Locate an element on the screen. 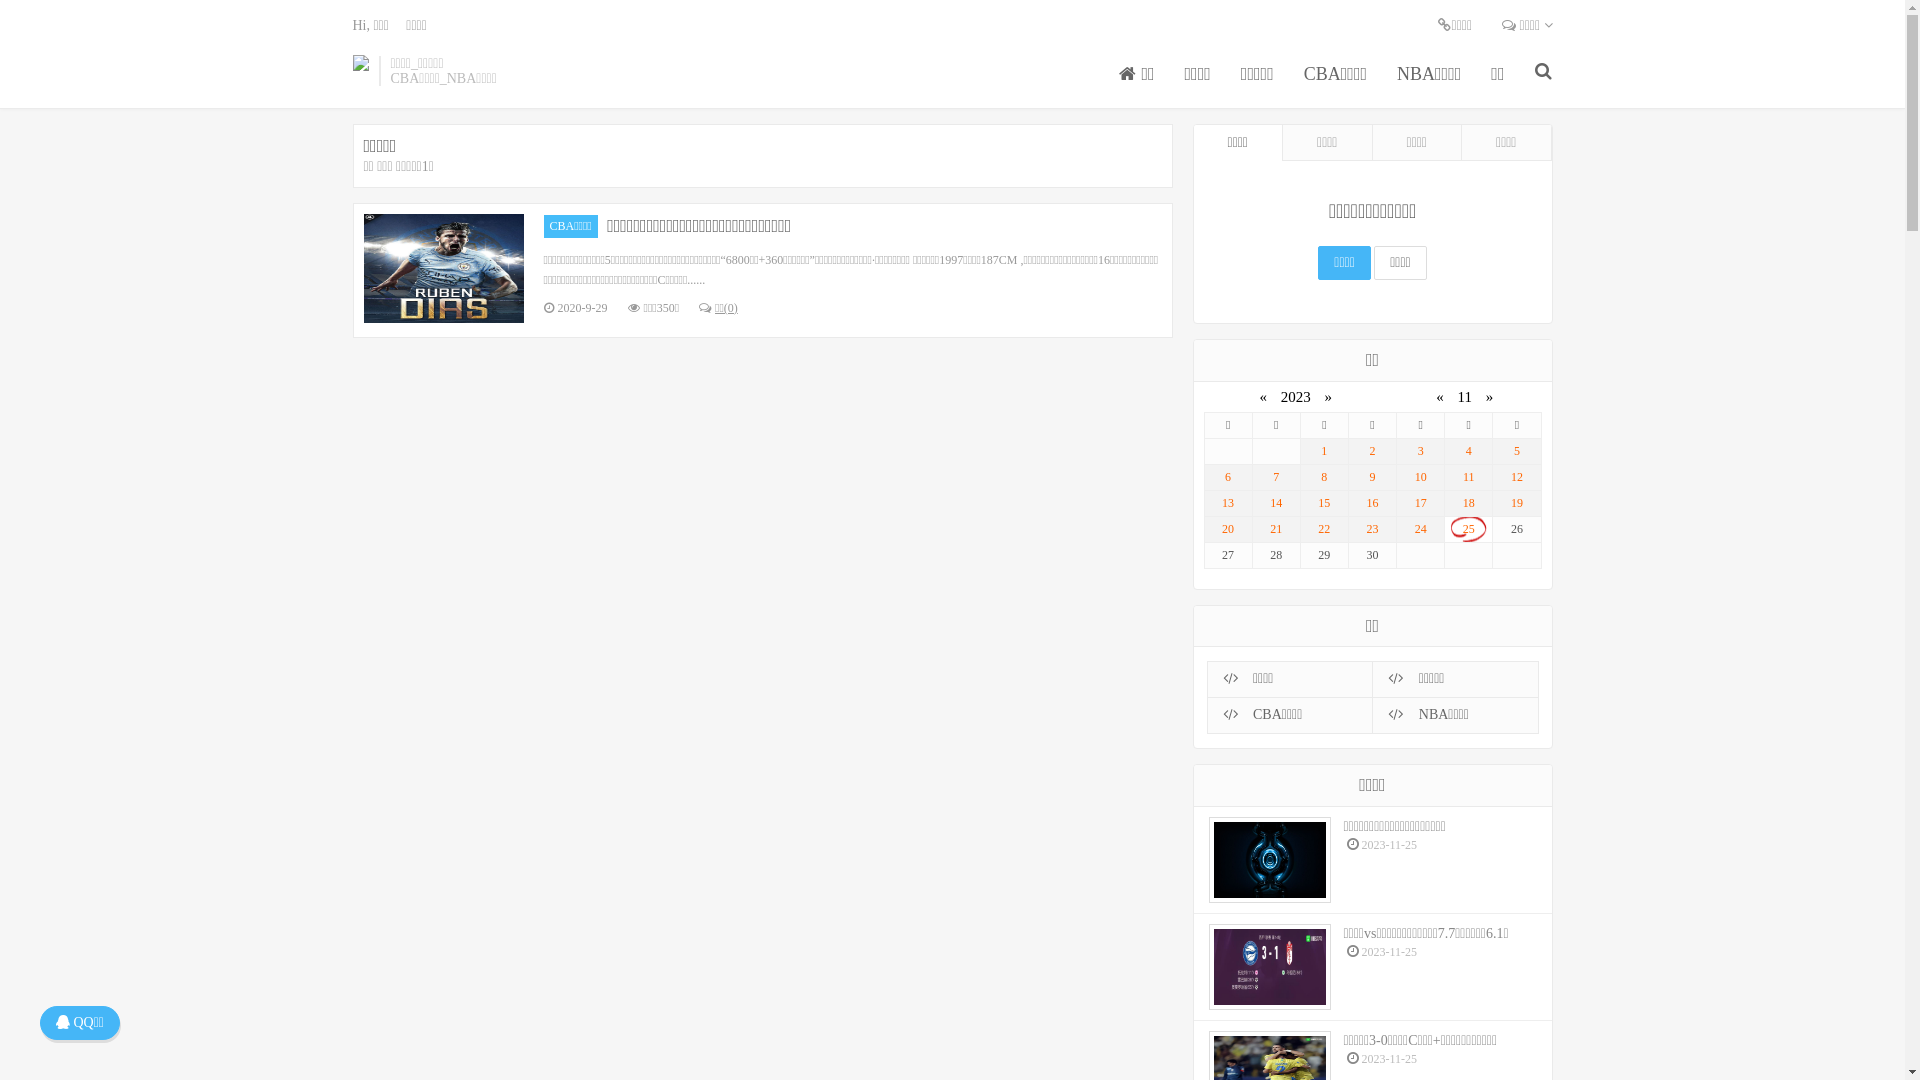 The image size is (1920, 1080). '9' is located at coordinates (1353, 477).